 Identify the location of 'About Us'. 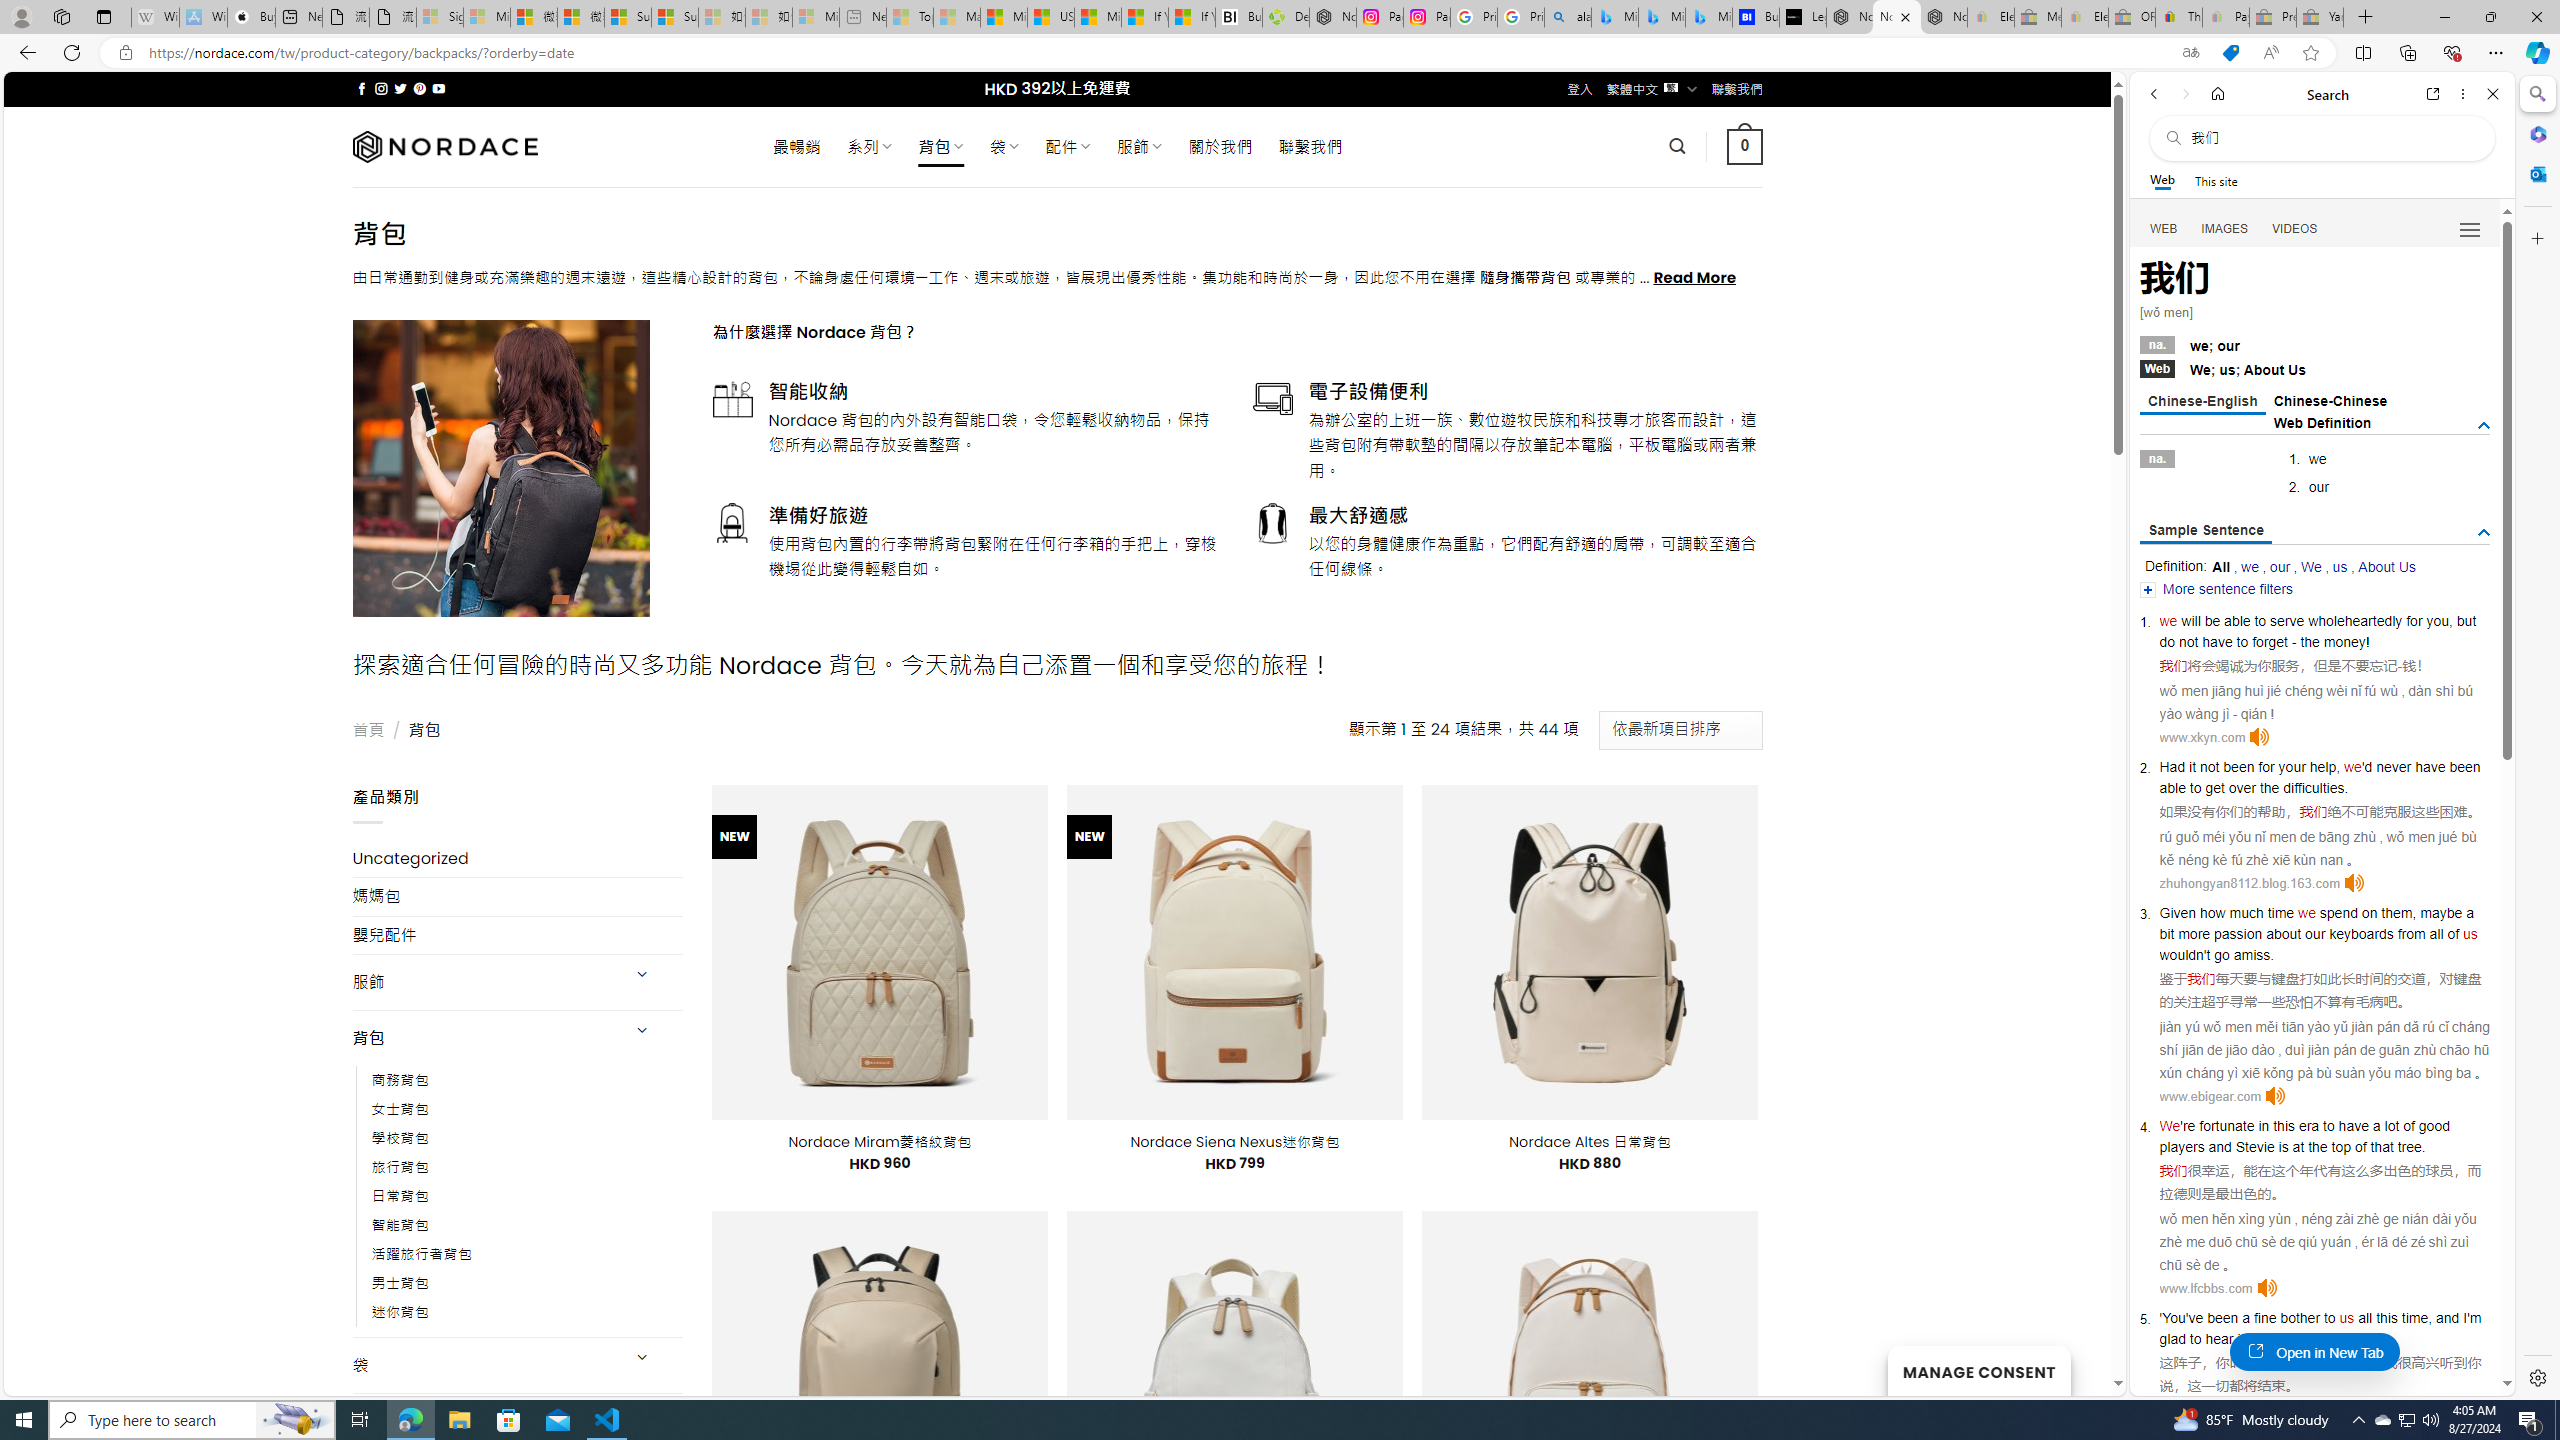
(2386, 566).